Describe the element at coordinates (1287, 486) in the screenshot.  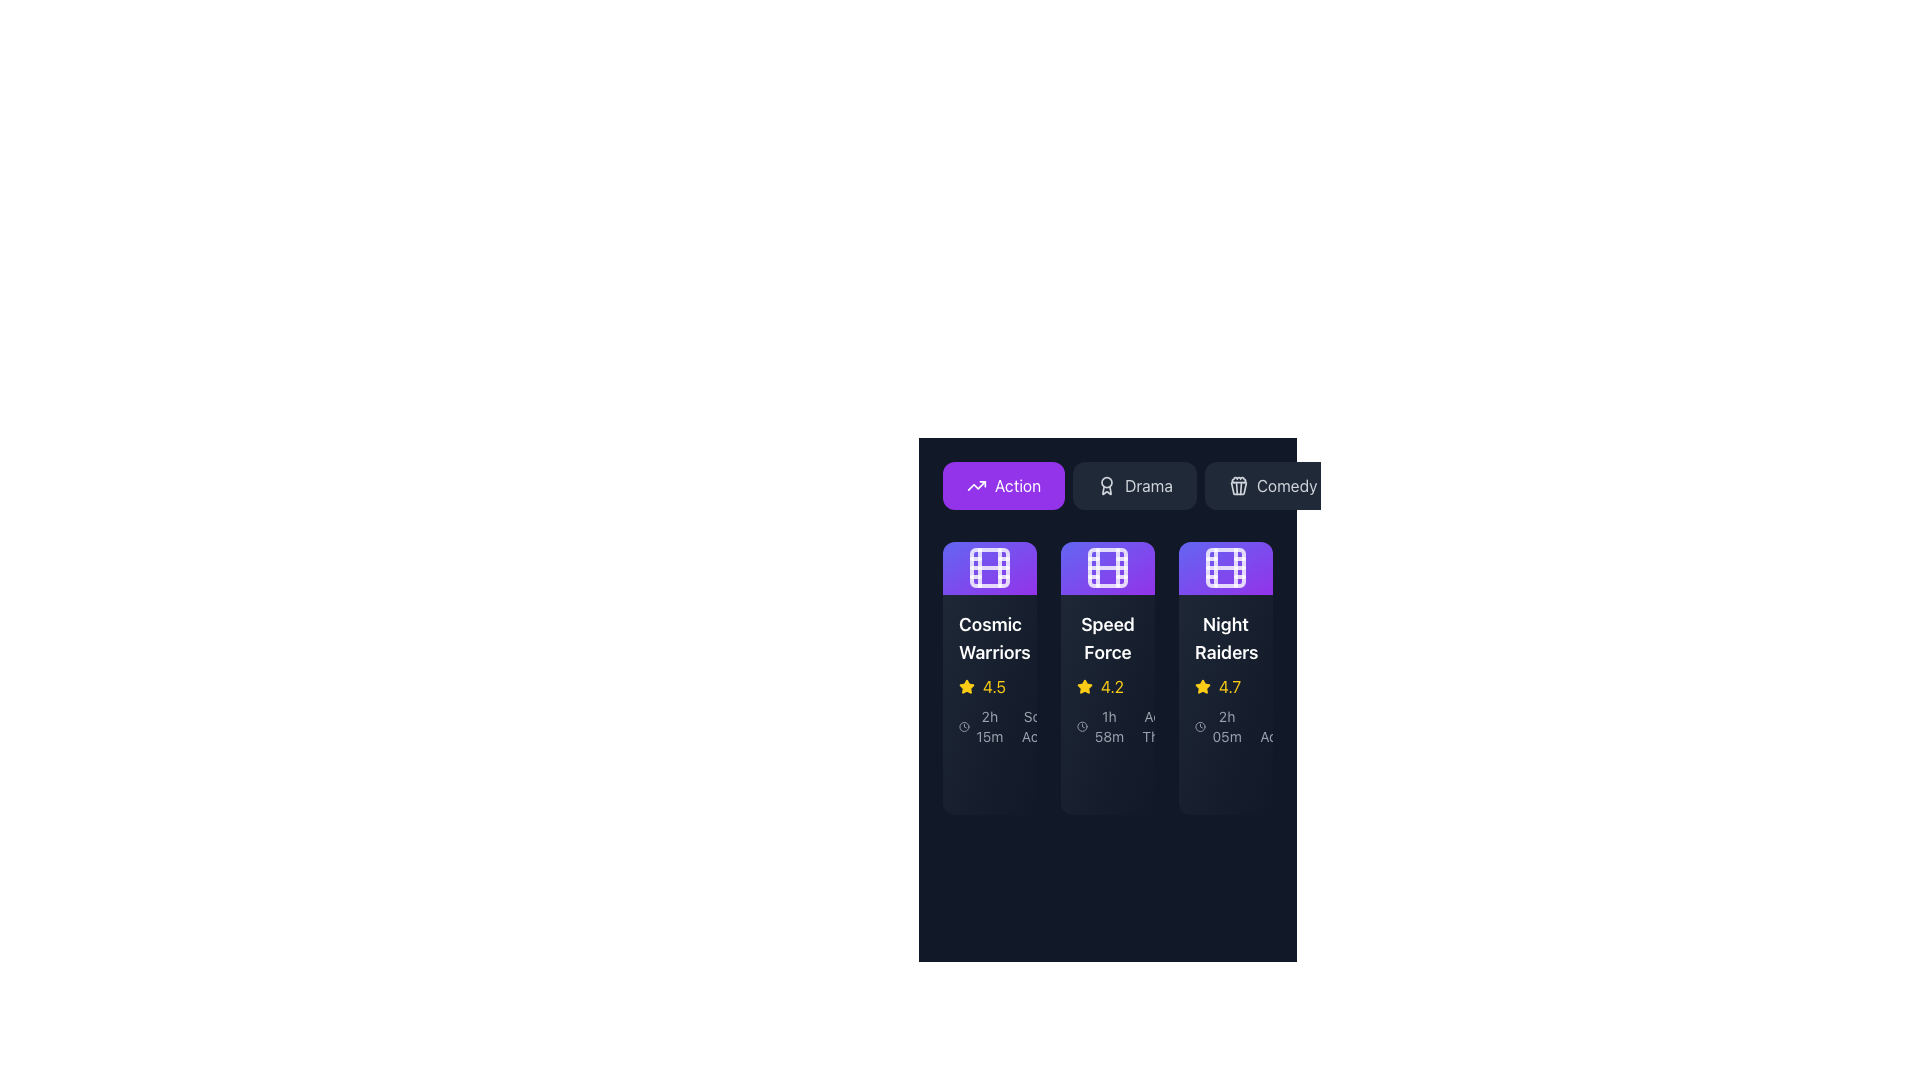
I see `the 'Comedy' text label` at that location.